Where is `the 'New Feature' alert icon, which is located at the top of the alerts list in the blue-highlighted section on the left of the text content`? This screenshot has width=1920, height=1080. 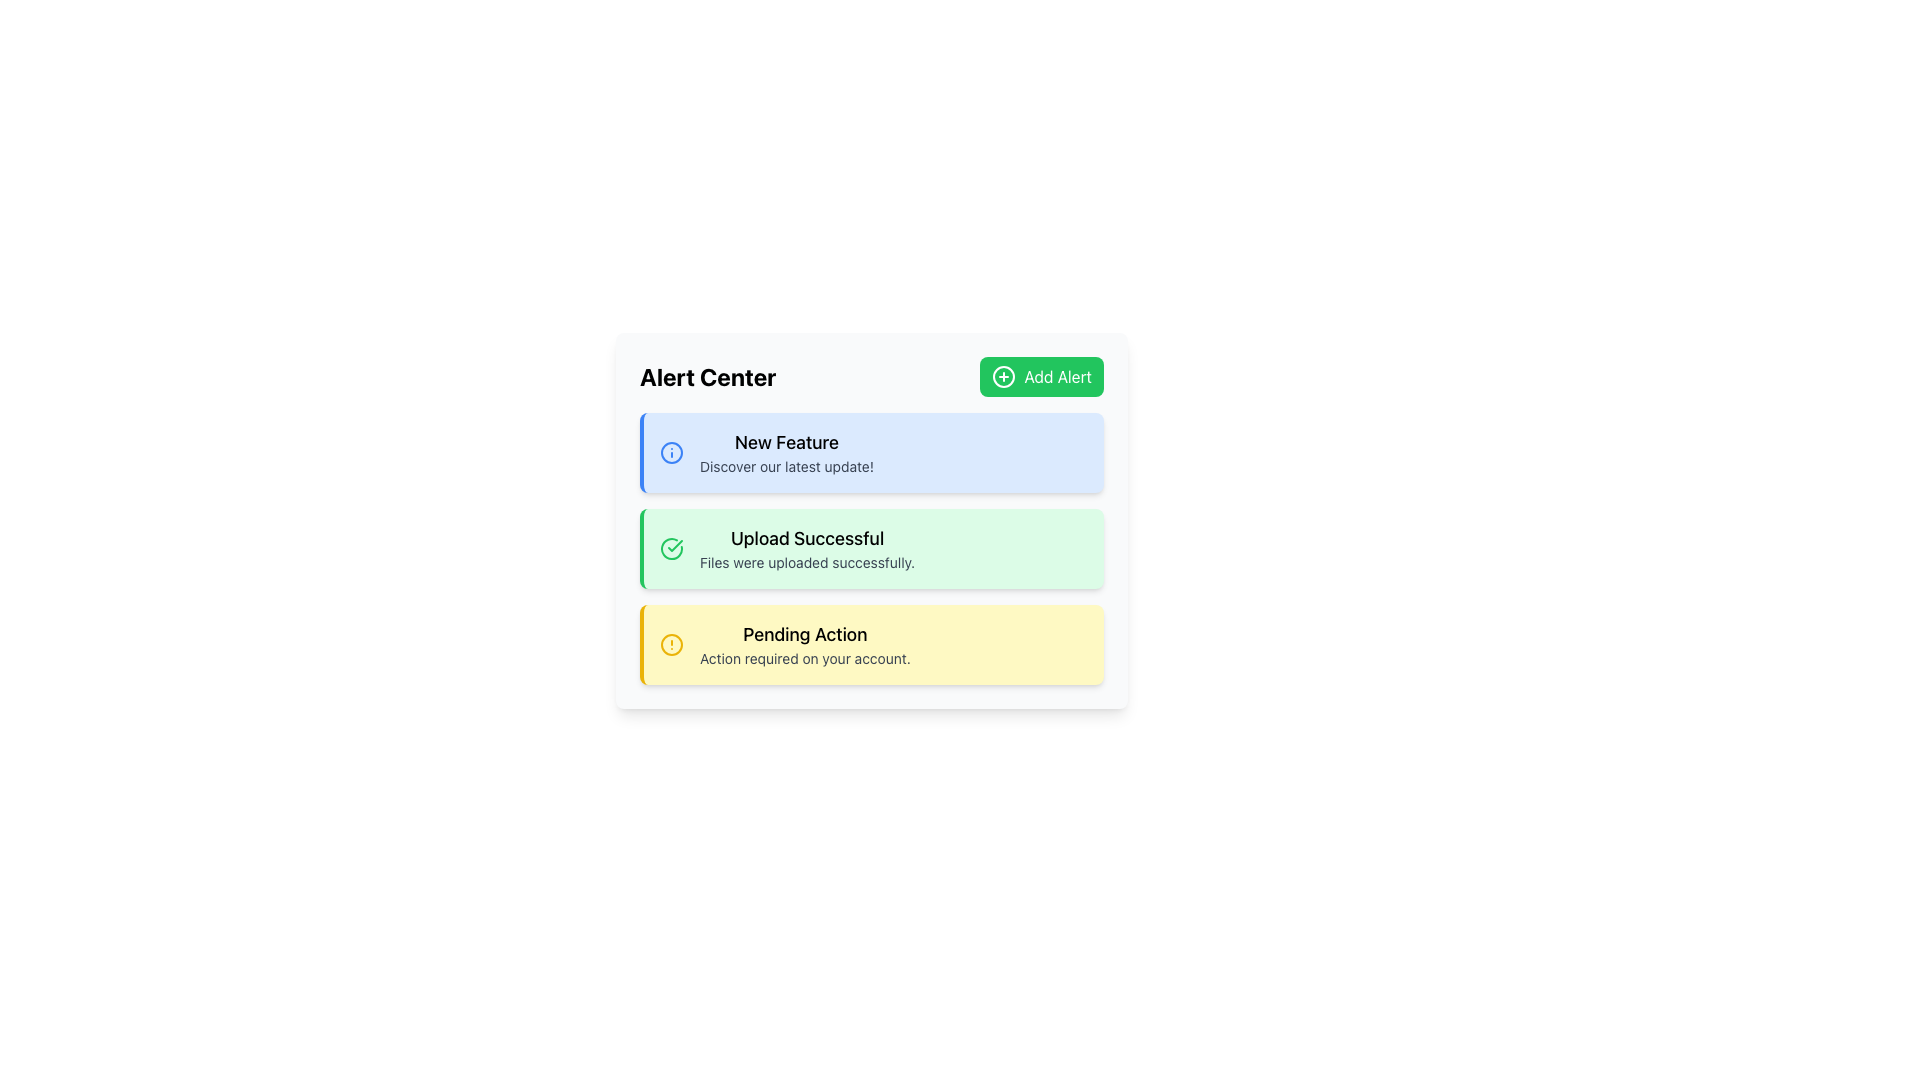 the 'New Feature' alert icon, which is located at the top of the alerts list in the blue-highlighted section on the left of the text content is located at coordinates (672, 452).